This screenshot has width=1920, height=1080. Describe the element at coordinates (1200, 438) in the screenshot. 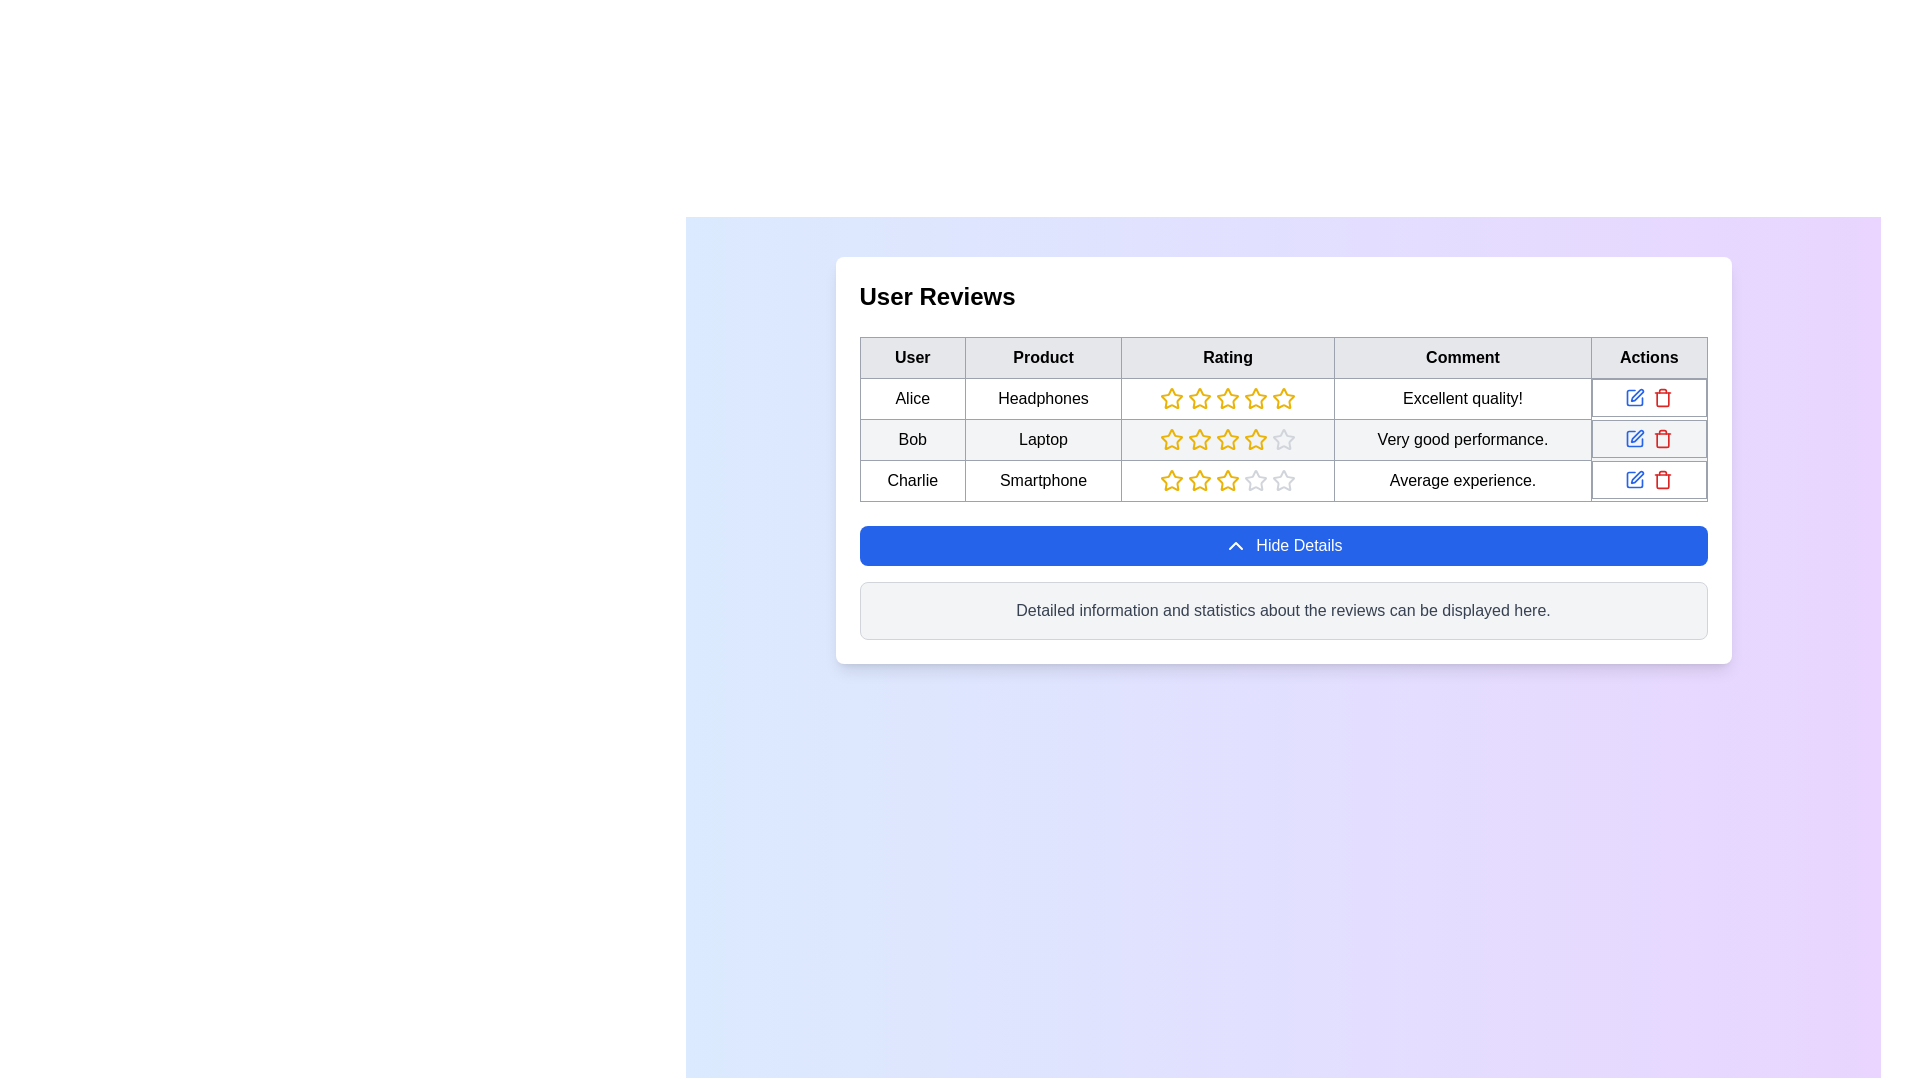

I see `the rating value by hovering over the third star-shaped icon with a yellow outline in the rating system for user 'Bob' reviewing the product 'Laptop.'` at that location.